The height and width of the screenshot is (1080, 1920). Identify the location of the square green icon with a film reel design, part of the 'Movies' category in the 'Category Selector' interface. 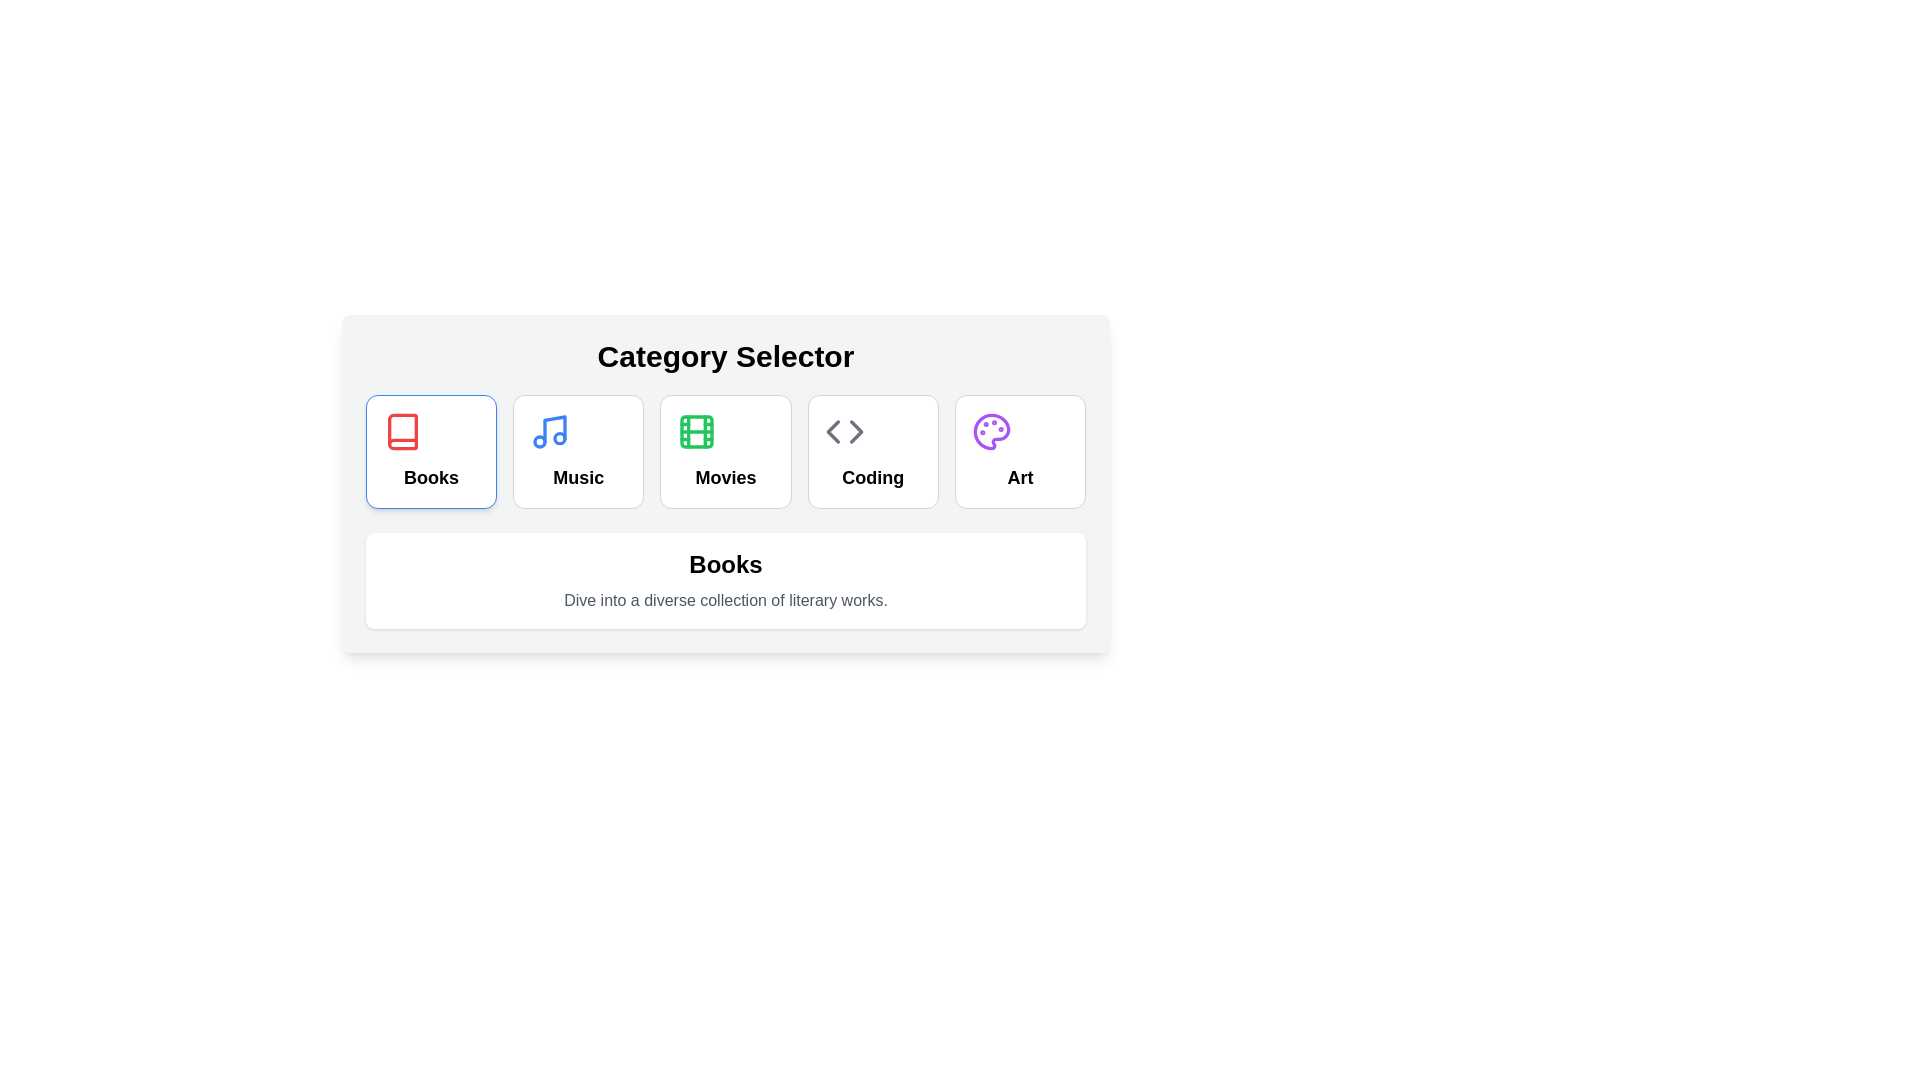
(697, 431).